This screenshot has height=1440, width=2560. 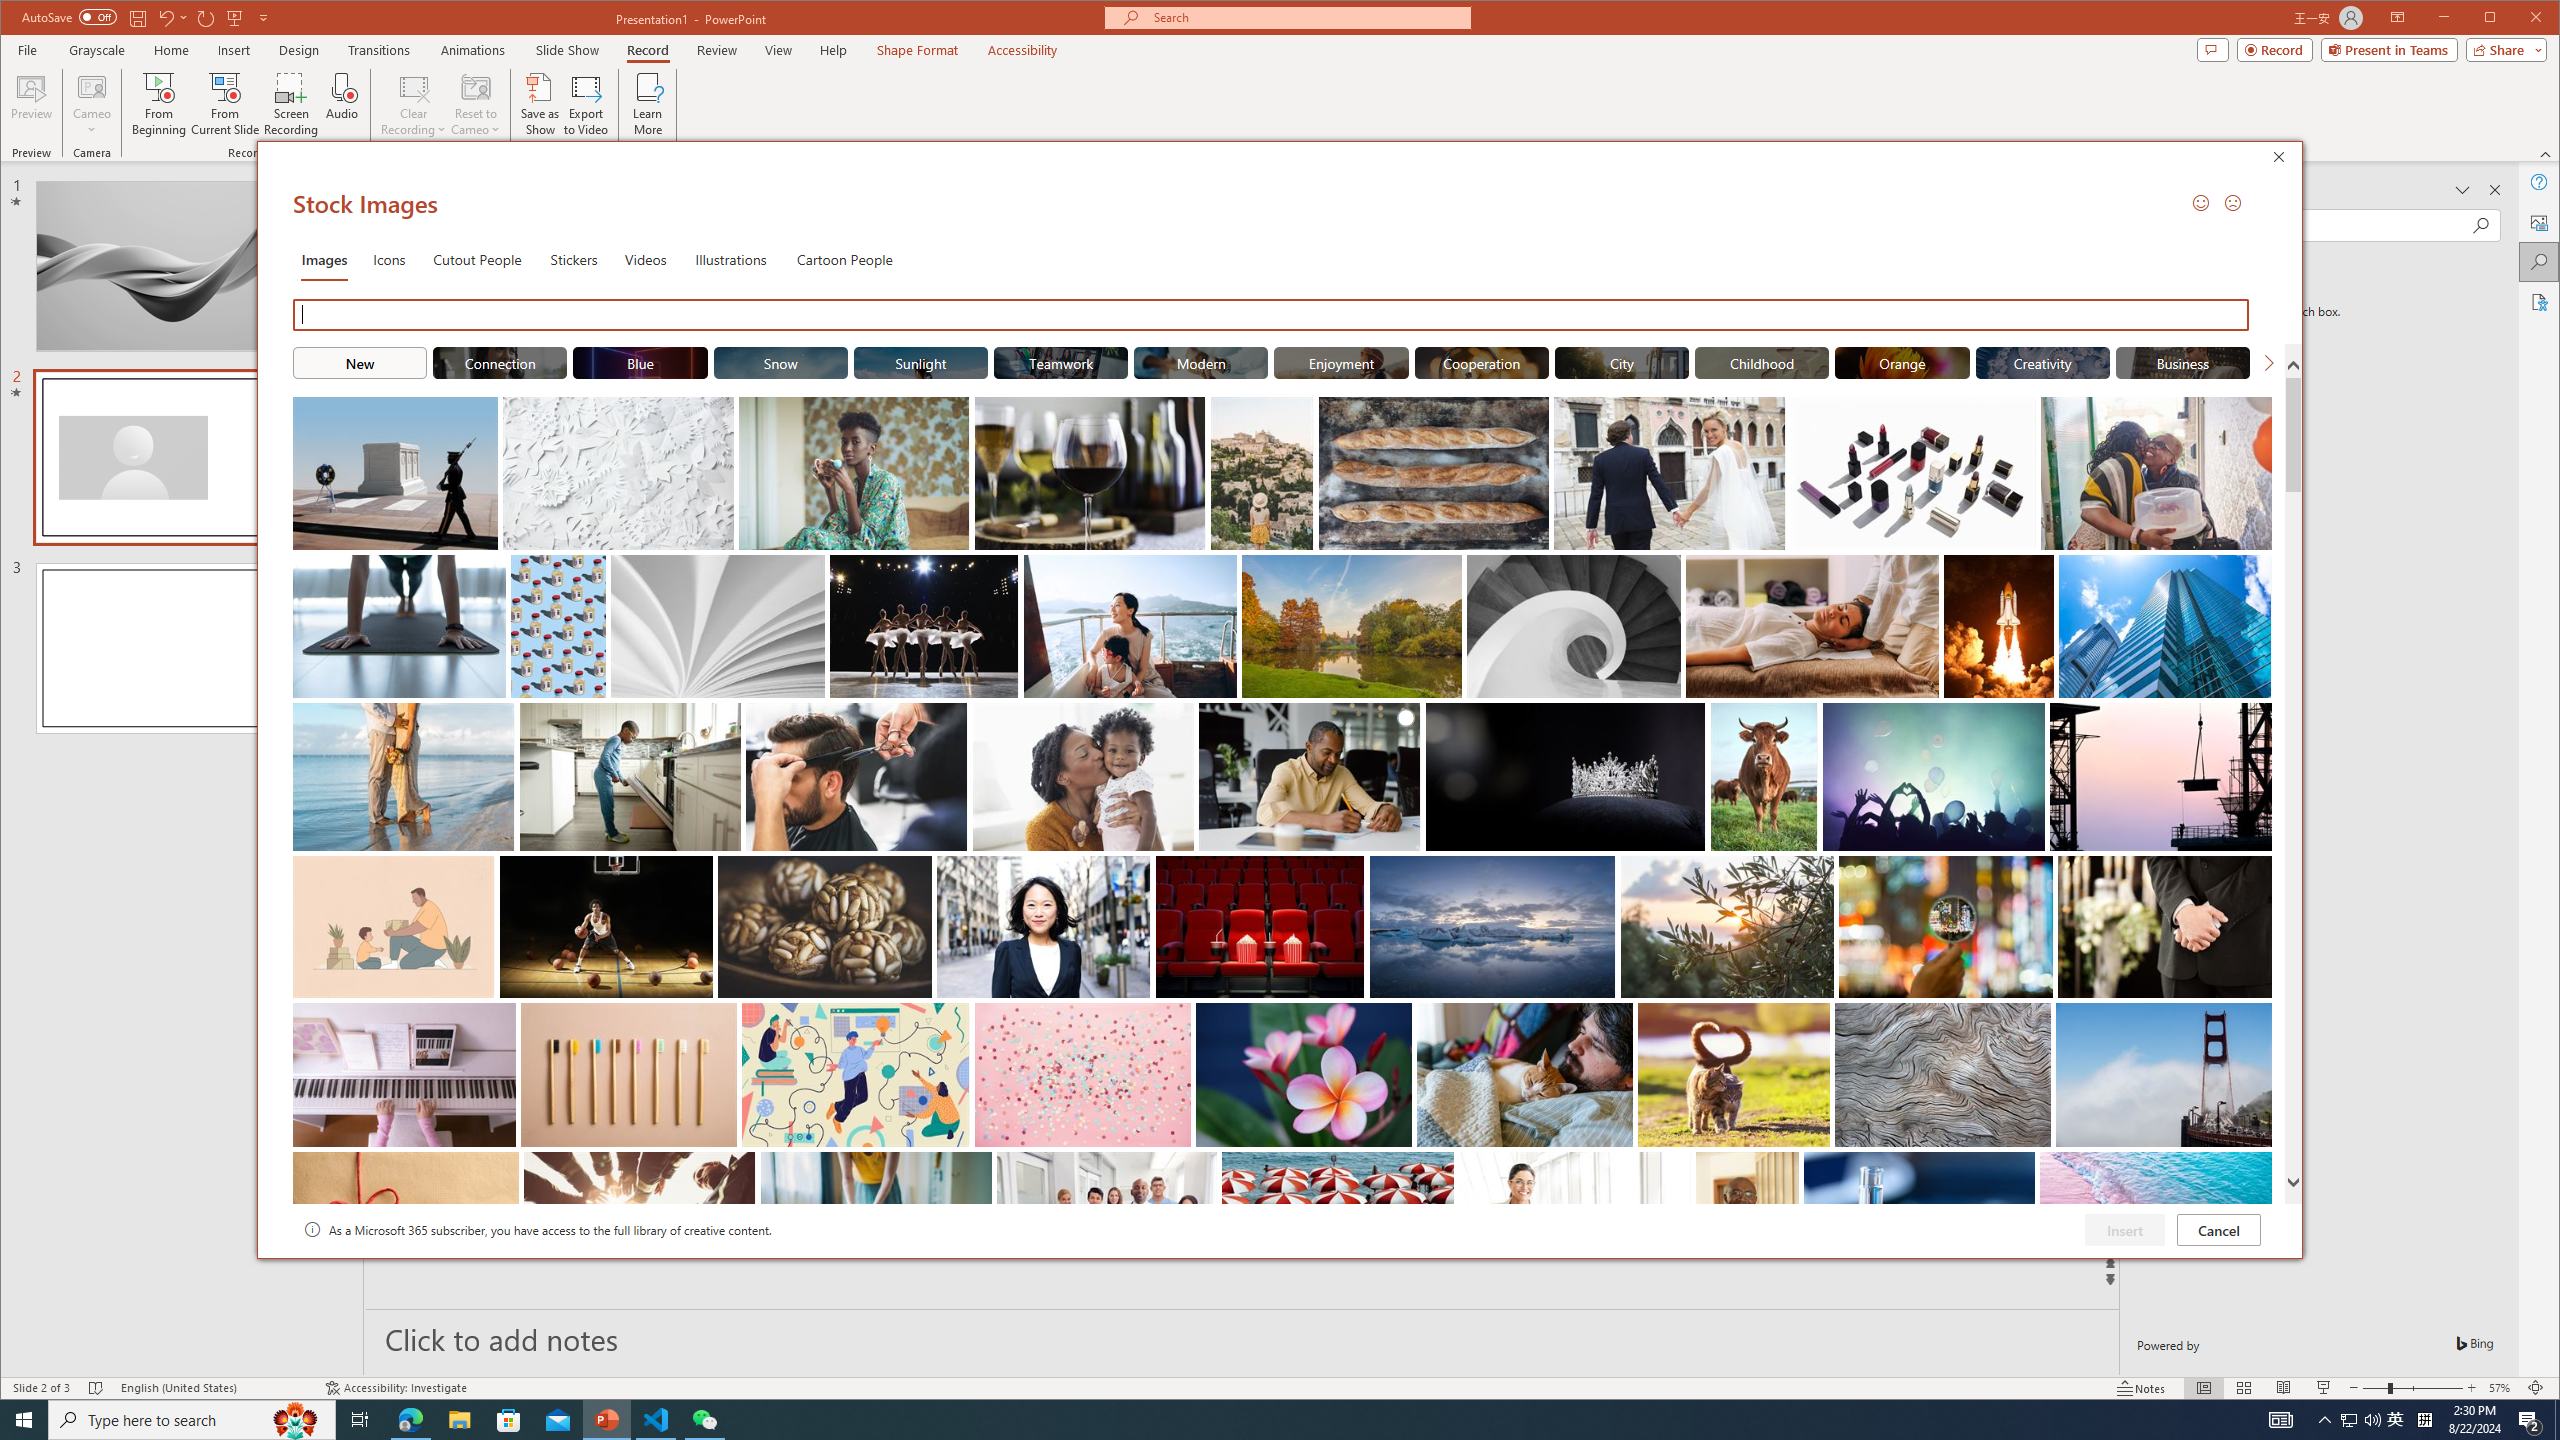 What do you see at coordinates (224, 103) in the screenshot?
I see `'From Current Slide...'` at bounding box center [224, 103].